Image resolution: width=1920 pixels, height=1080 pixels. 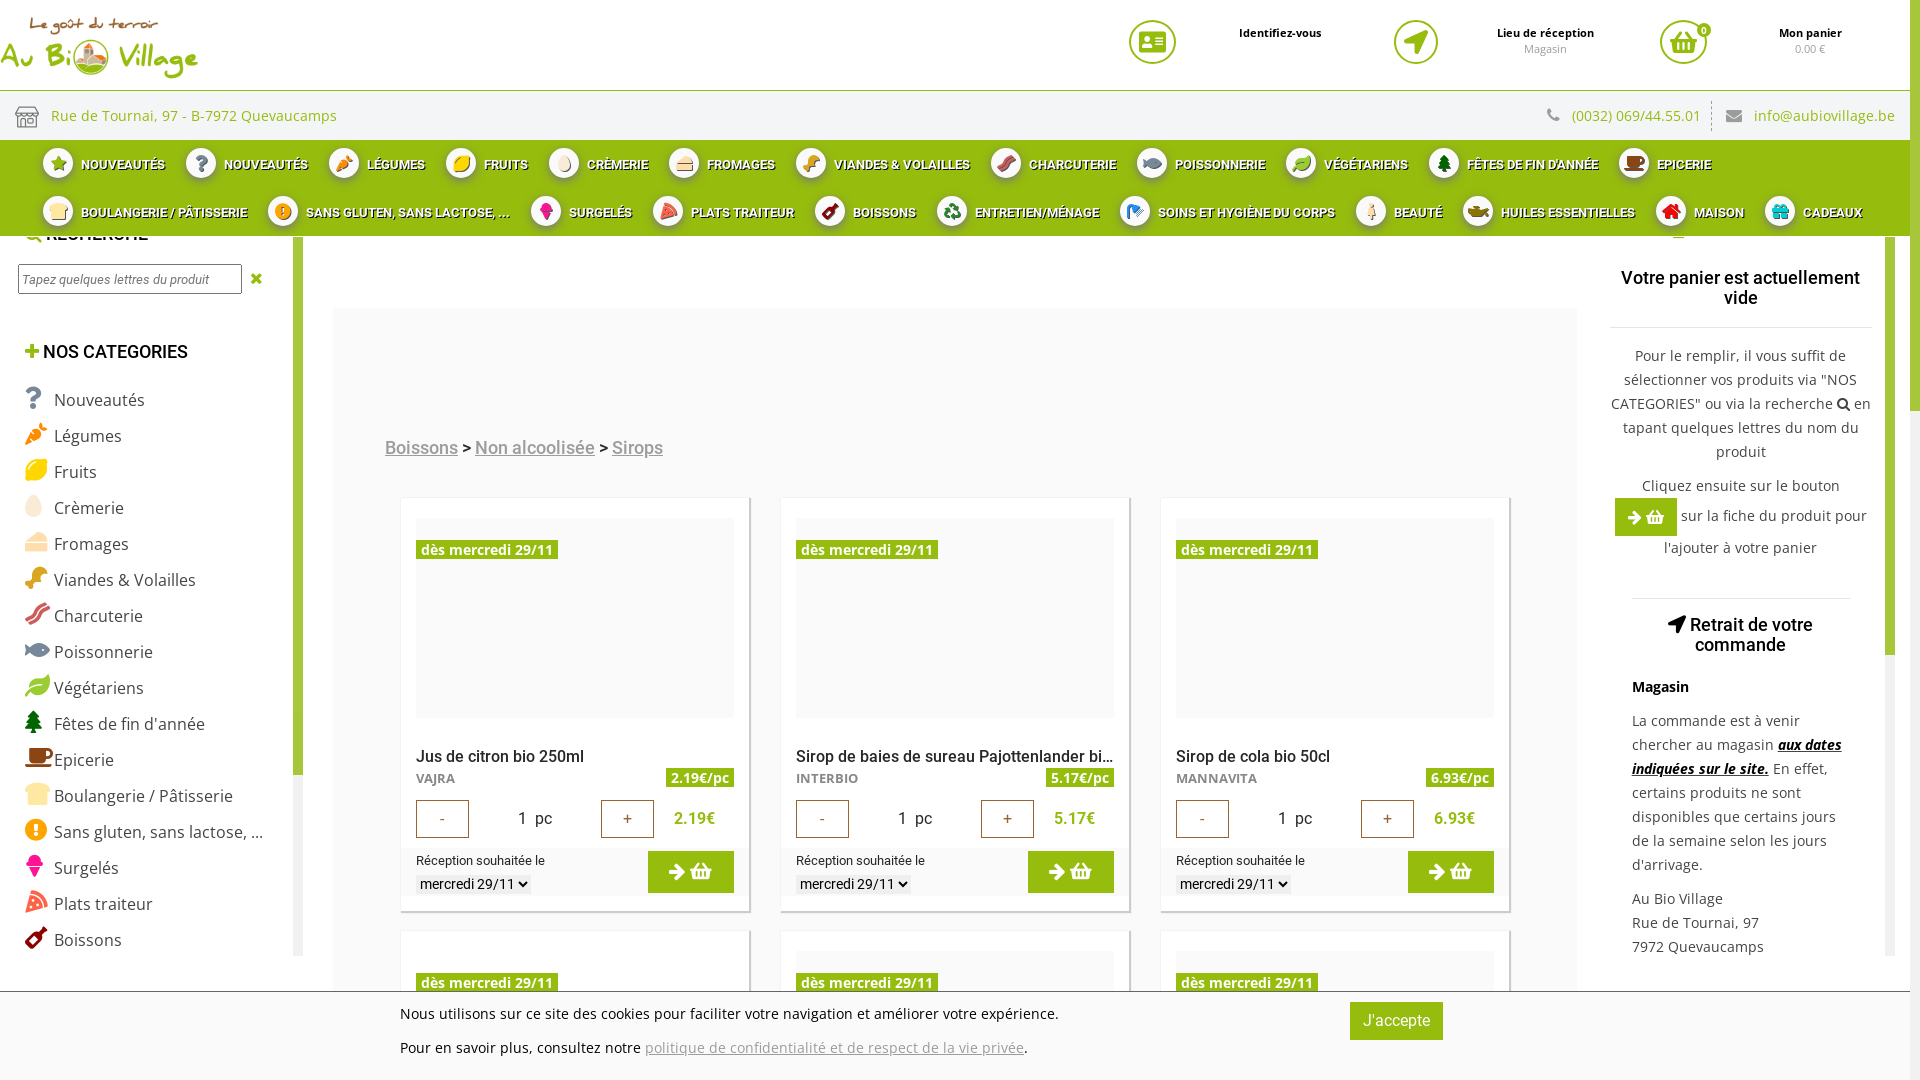 I want to click on '(0032) 069/44.55.01', so click(x=1641, y=115).